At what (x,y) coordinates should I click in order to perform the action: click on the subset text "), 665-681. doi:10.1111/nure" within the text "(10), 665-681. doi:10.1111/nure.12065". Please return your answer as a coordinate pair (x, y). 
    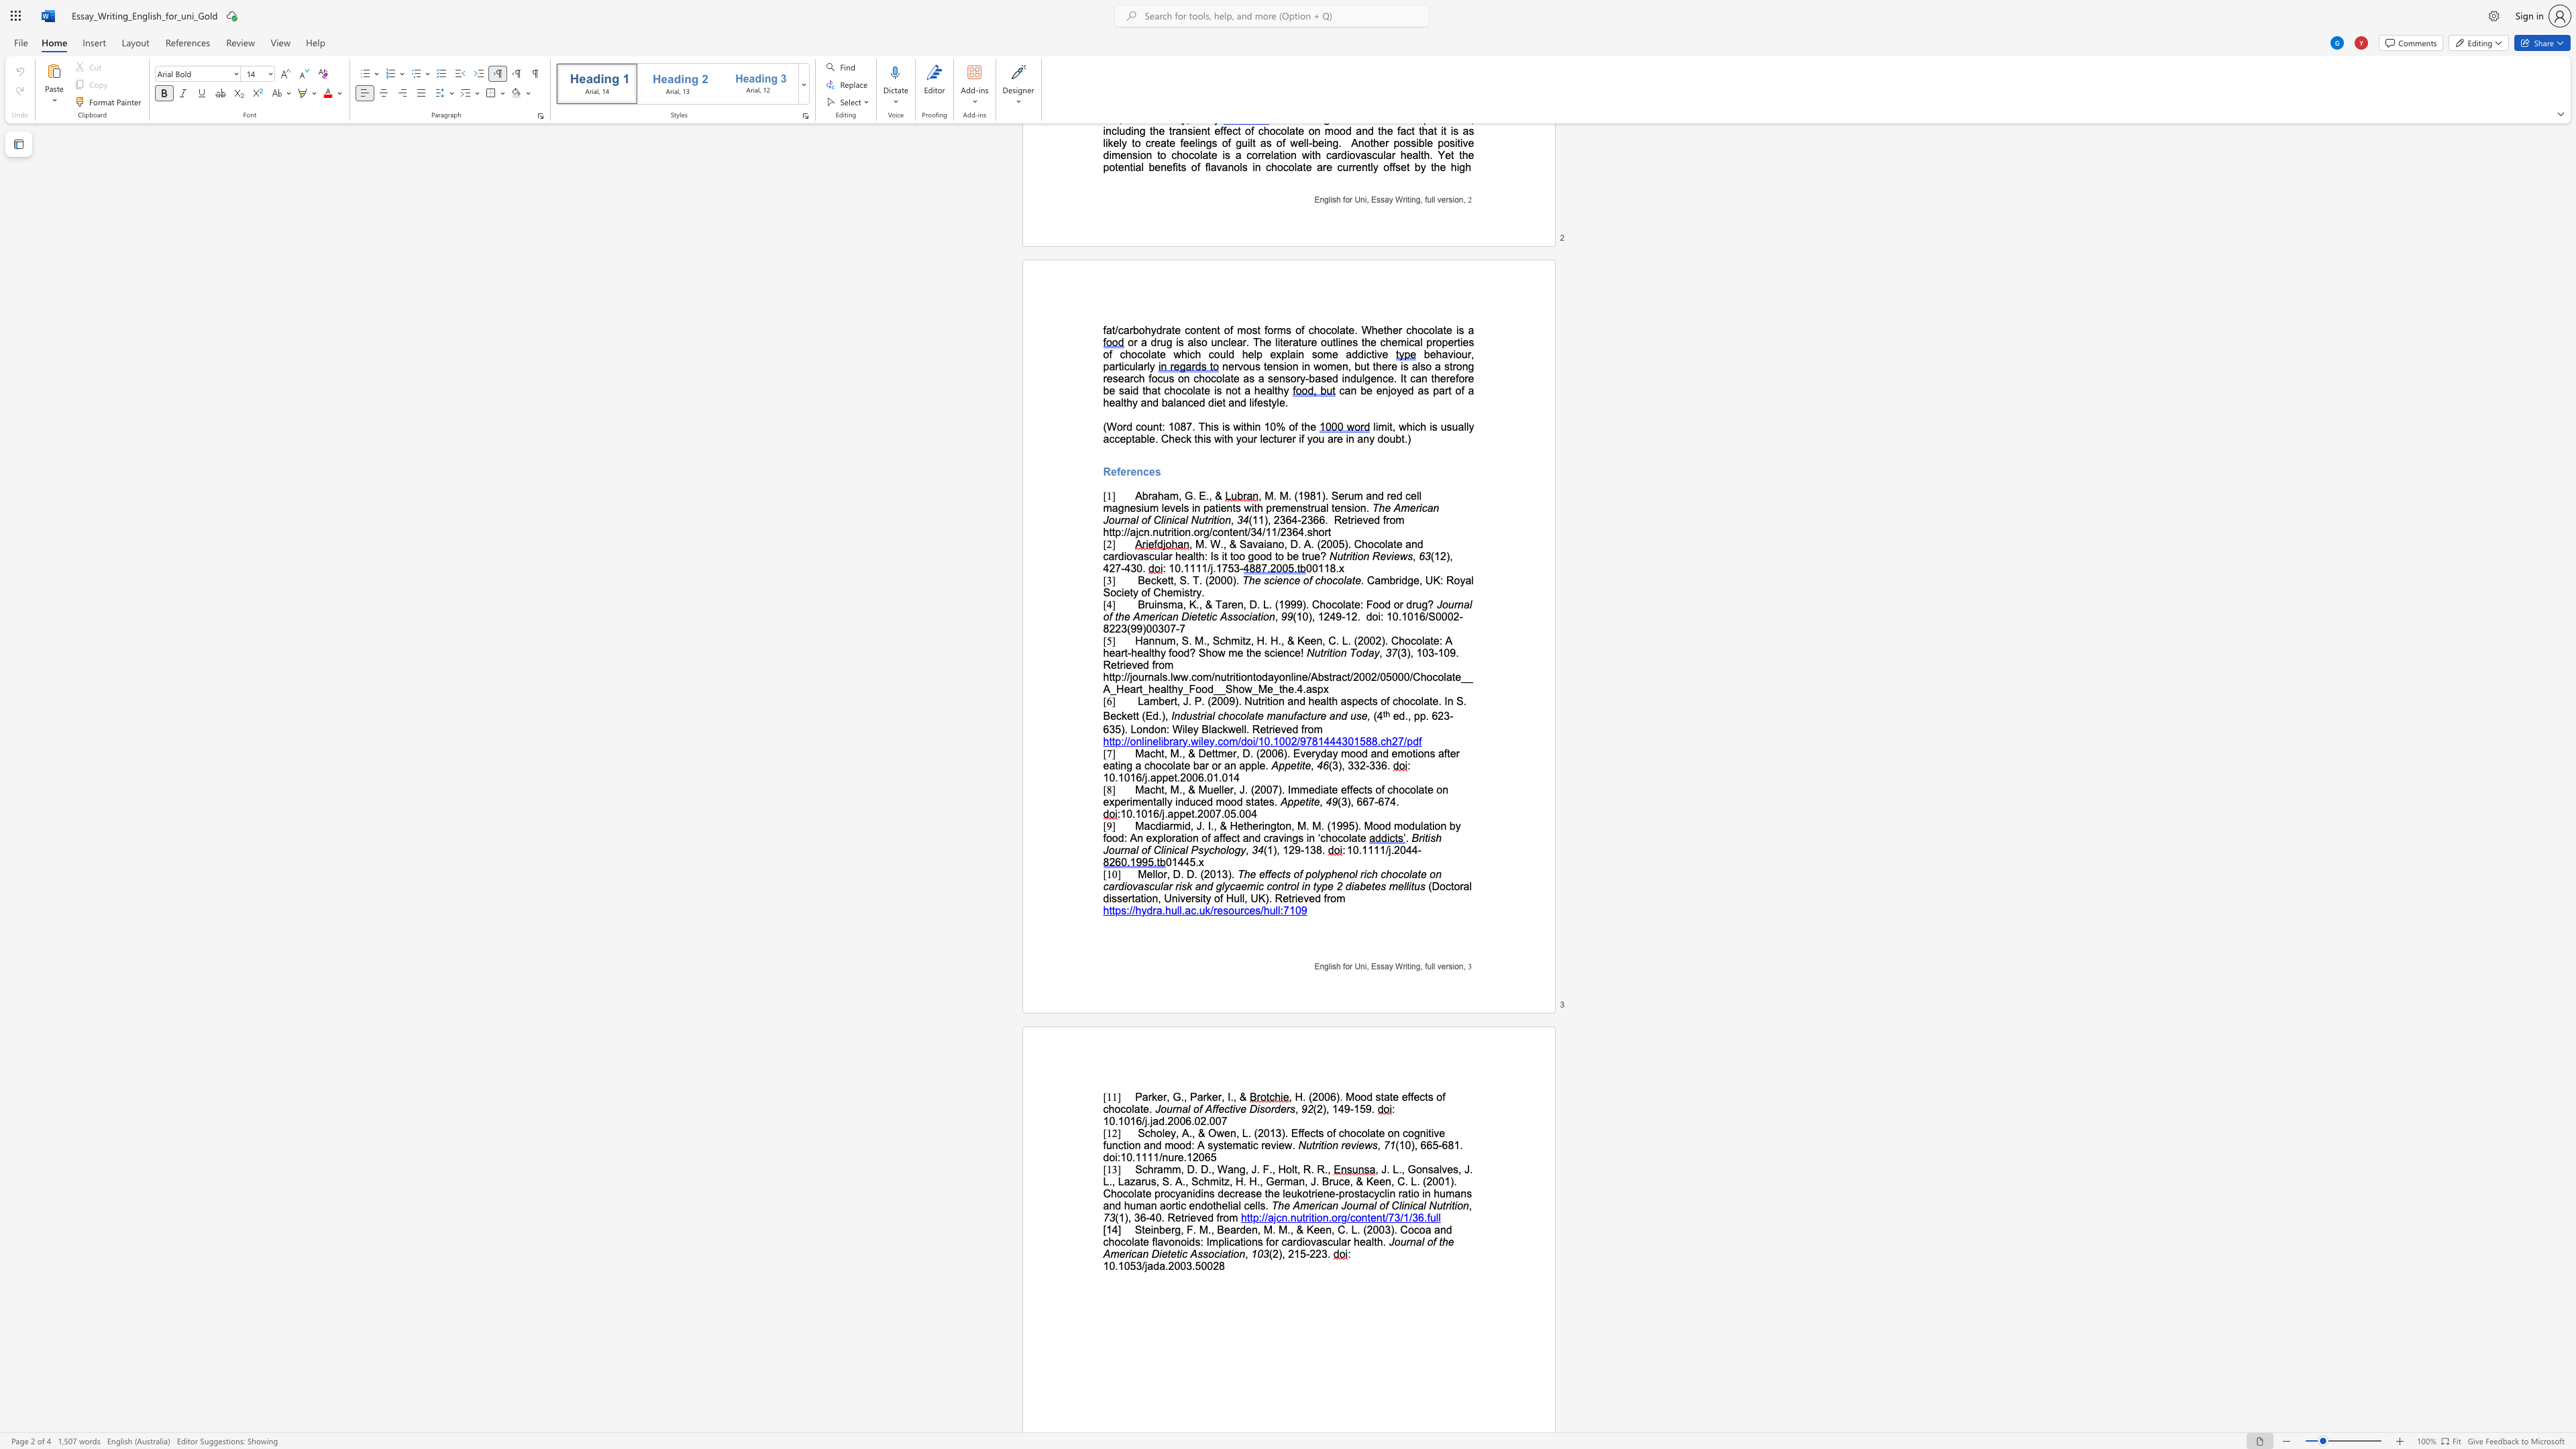
    Looking at the image, I should click on (1411, 1144).